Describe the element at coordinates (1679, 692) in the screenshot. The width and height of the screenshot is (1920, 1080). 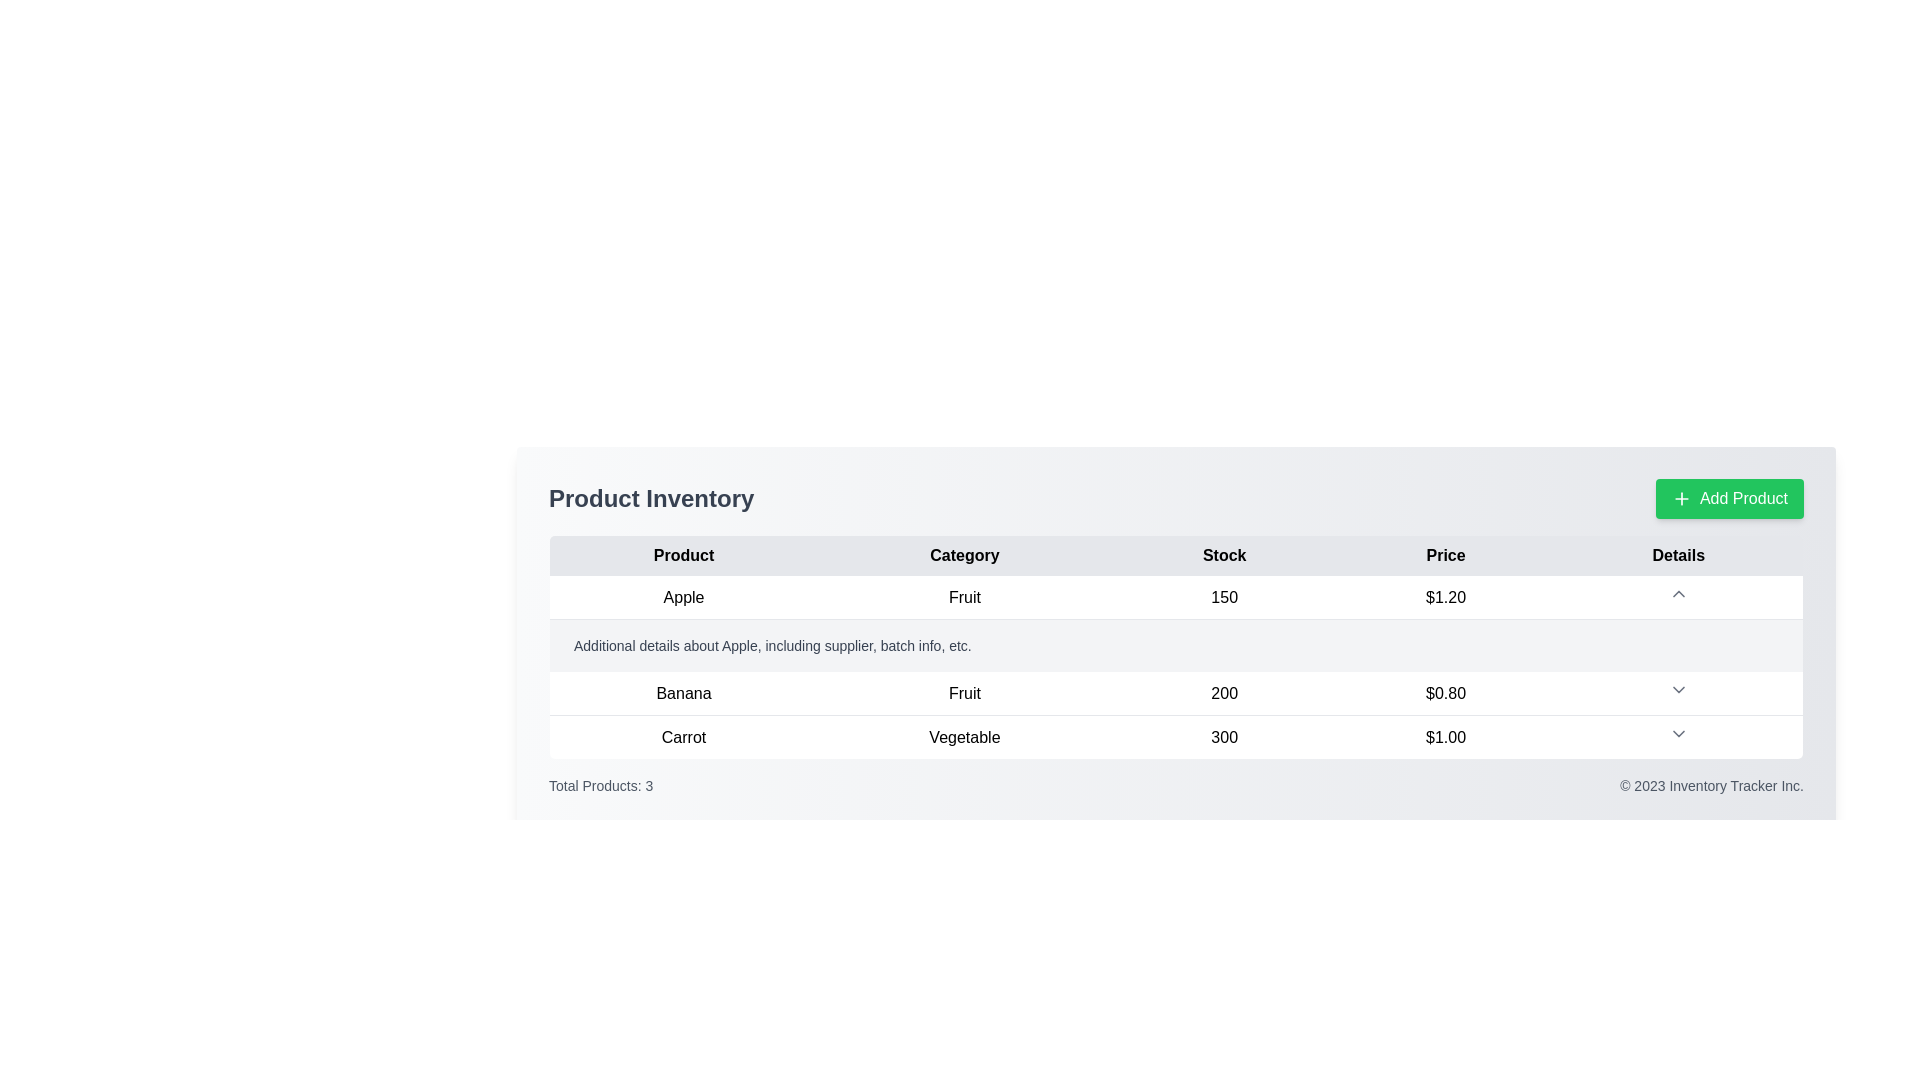
I see `the downward-pointing chevron icon in the 'Details' column of the second row labeled 'Banana' in the table` at that location.